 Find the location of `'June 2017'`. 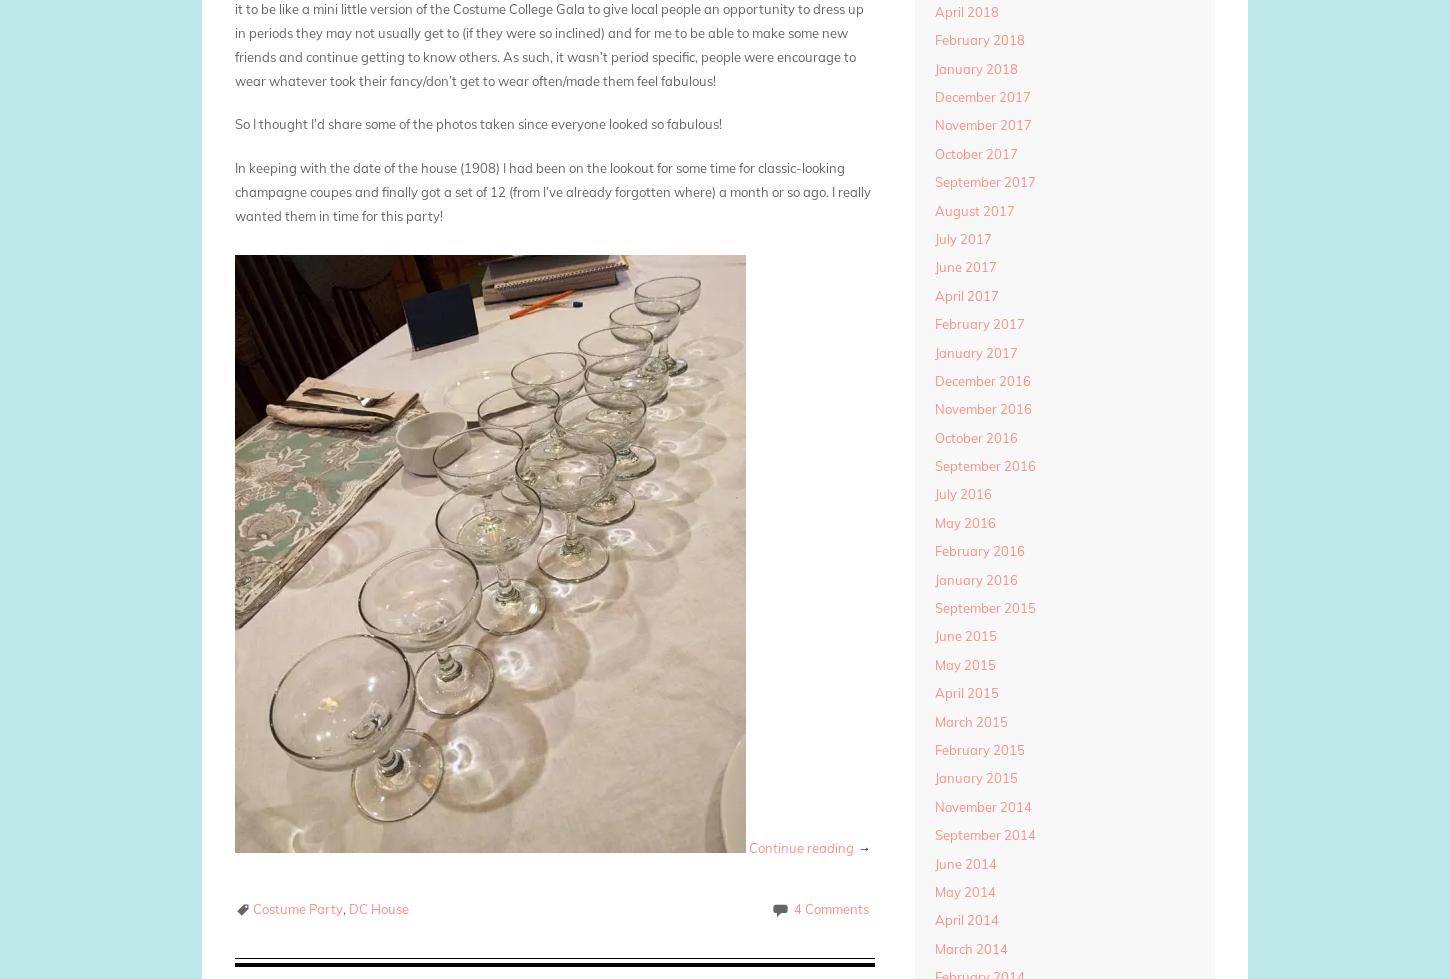

'June 2017' is located at coordinates (963, 266).